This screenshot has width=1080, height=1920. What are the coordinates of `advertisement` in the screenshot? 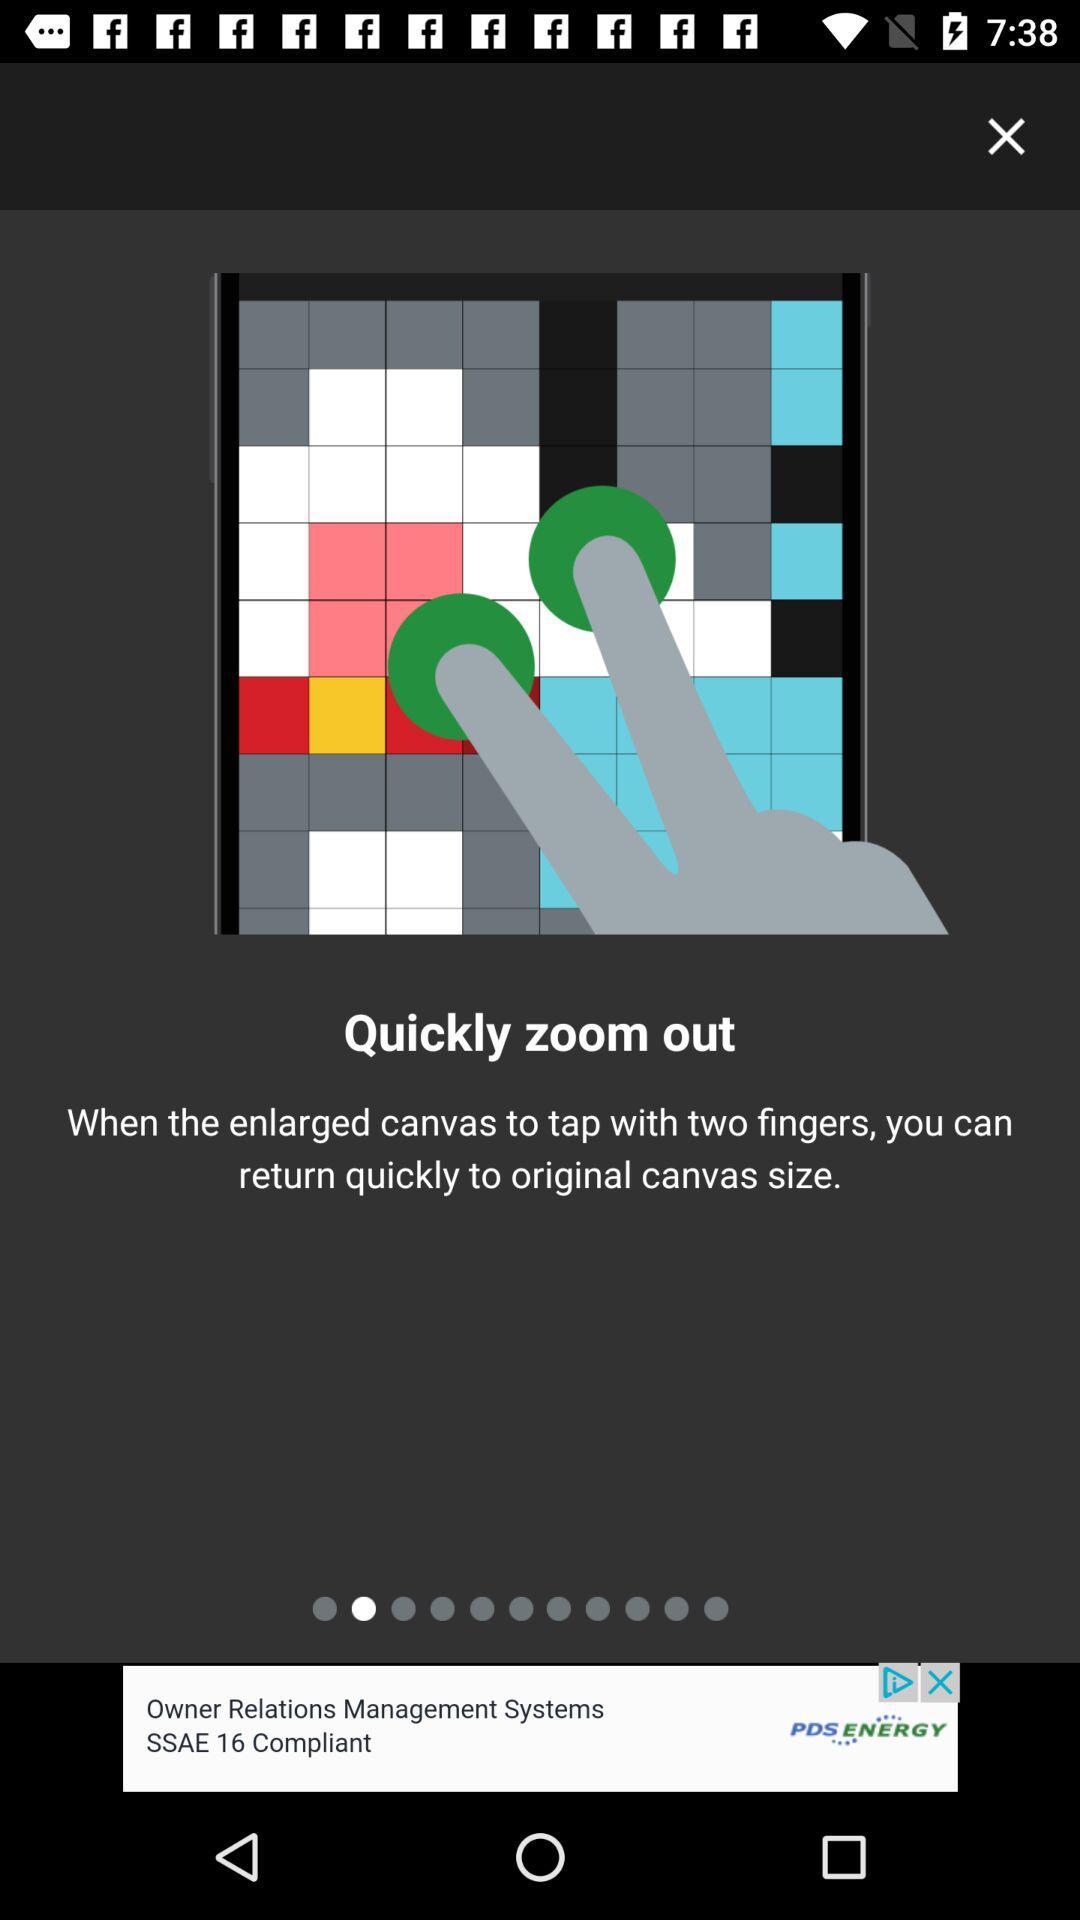 It's located at (540, 1727).